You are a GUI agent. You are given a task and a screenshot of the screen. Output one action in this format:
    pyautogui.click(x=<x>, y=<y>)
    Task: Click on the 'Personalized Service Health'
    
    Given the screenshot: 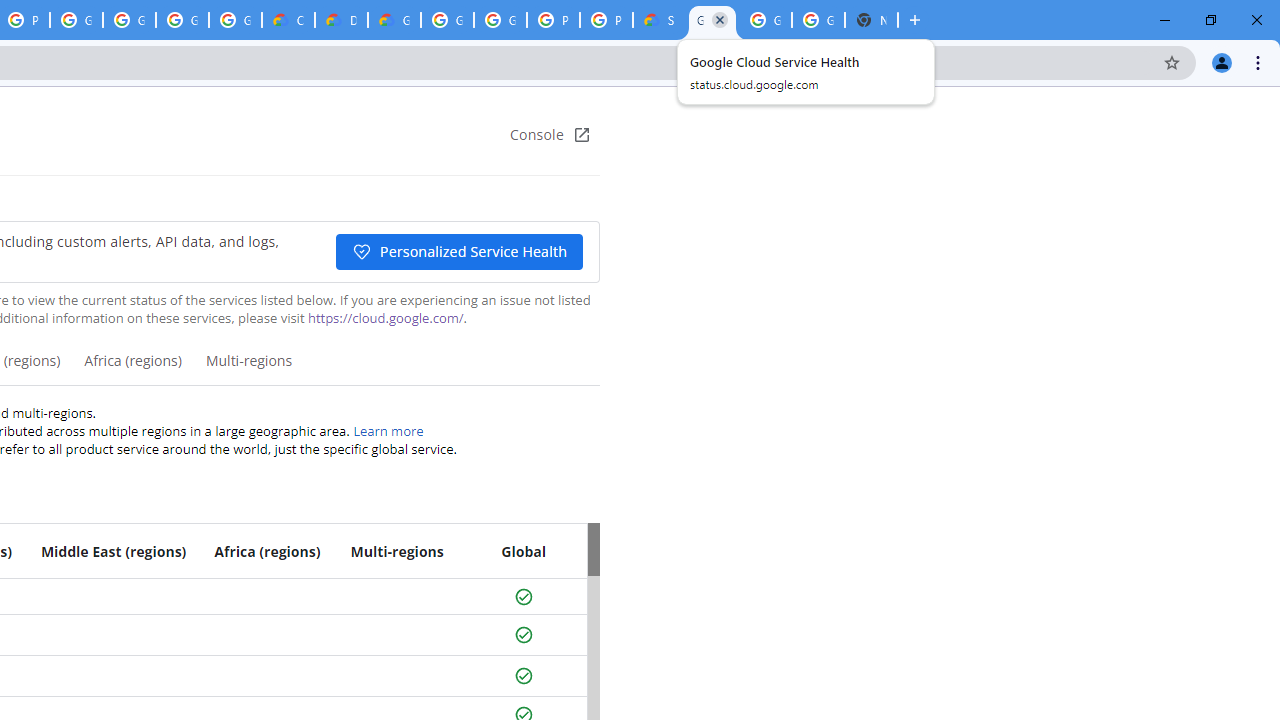 What is the action you would take?
    pyautogui.click(x=457, y=251)
    